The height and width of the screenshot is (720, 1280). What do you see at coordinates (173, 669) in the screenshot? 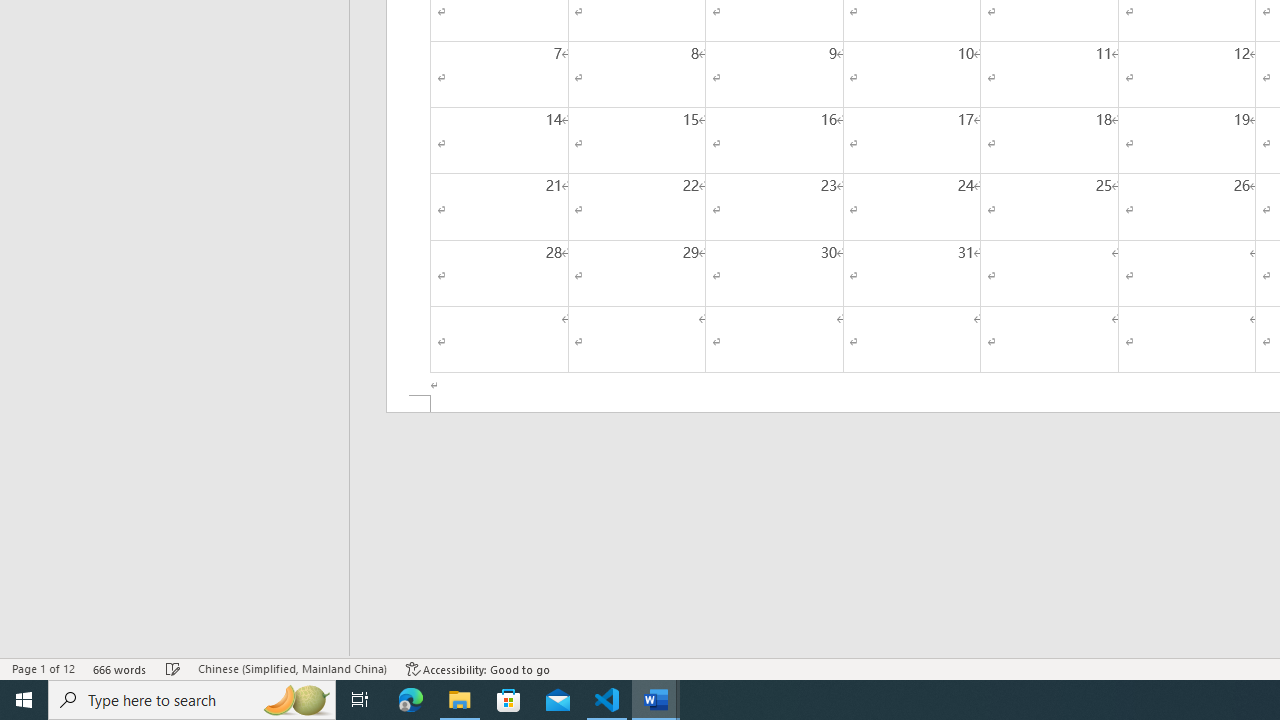
I see `'Spelling and Grammar Check Checking'` at bounding box center [173, 669].